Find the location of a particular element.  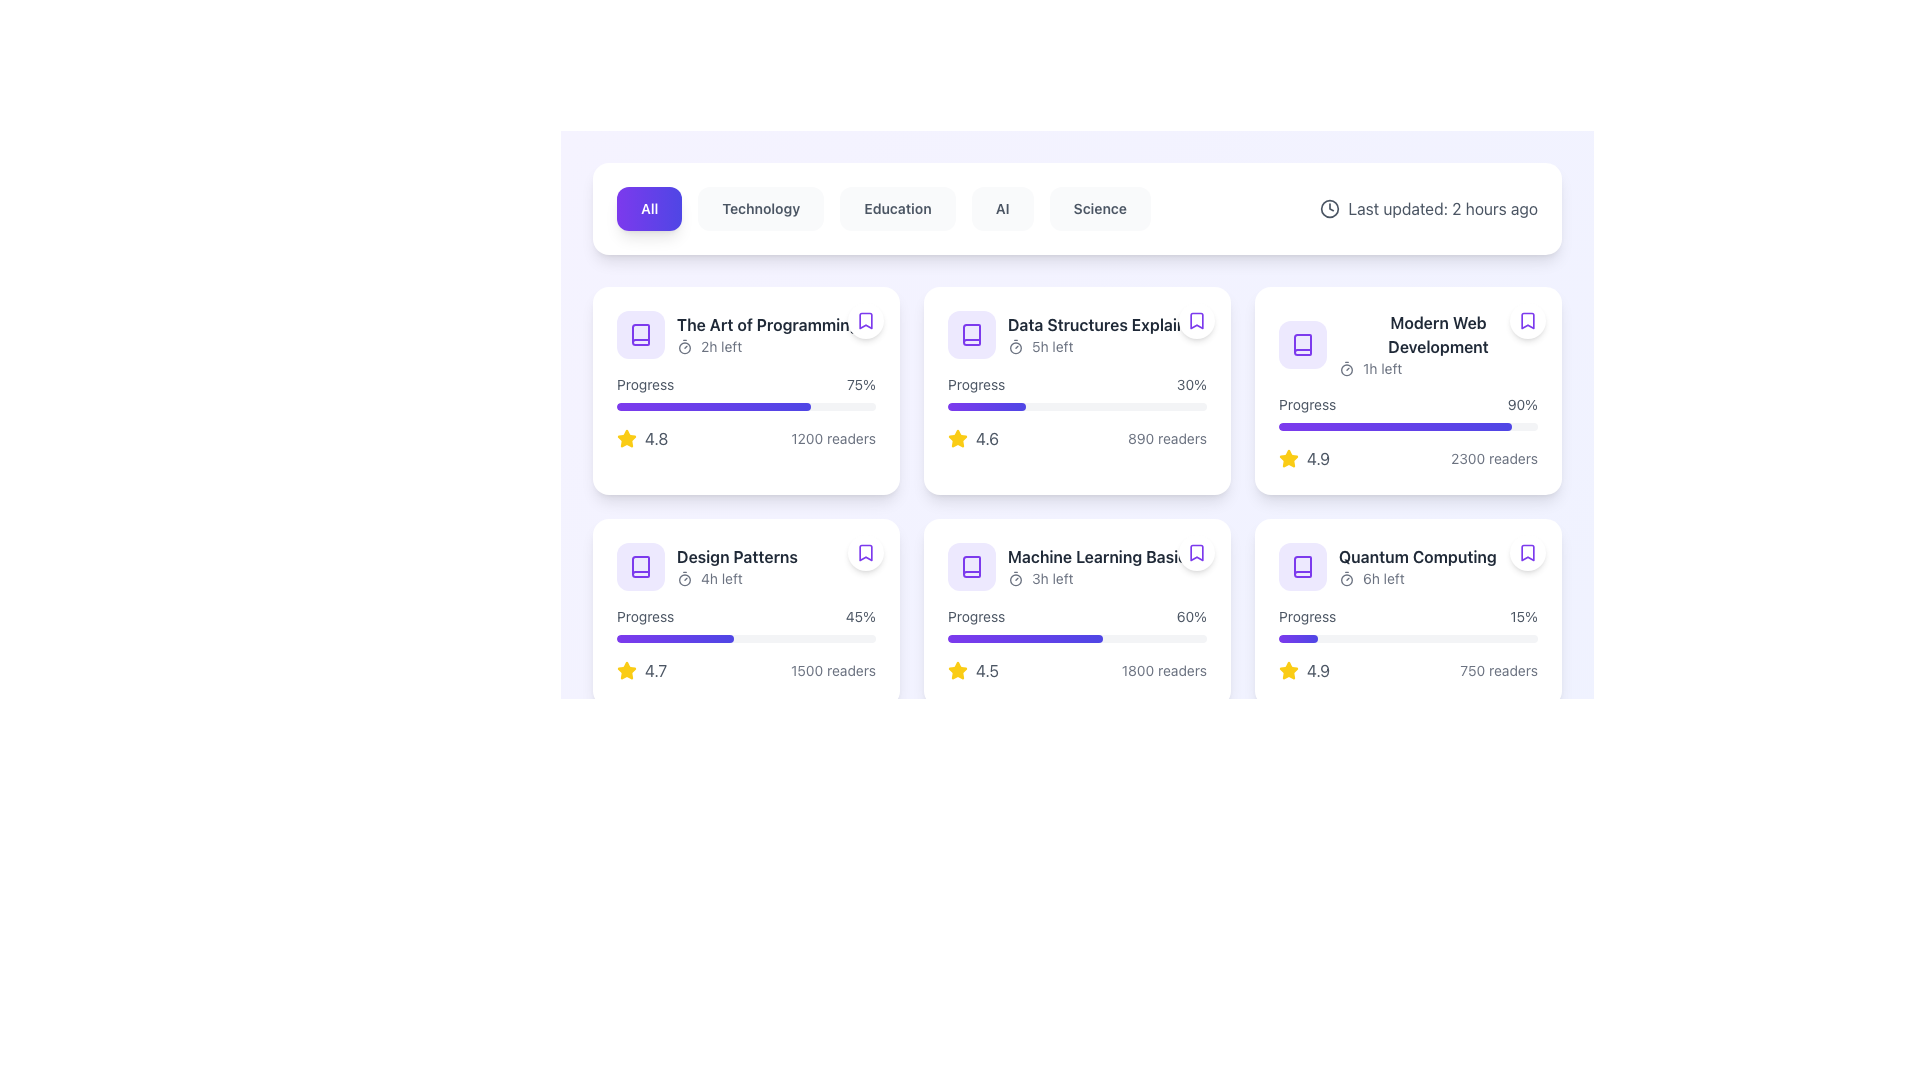

the violet bookmark icon within the circular button located in the top-right corner of the 'Modern Web Development' card is located at coordinates (1526, 319).